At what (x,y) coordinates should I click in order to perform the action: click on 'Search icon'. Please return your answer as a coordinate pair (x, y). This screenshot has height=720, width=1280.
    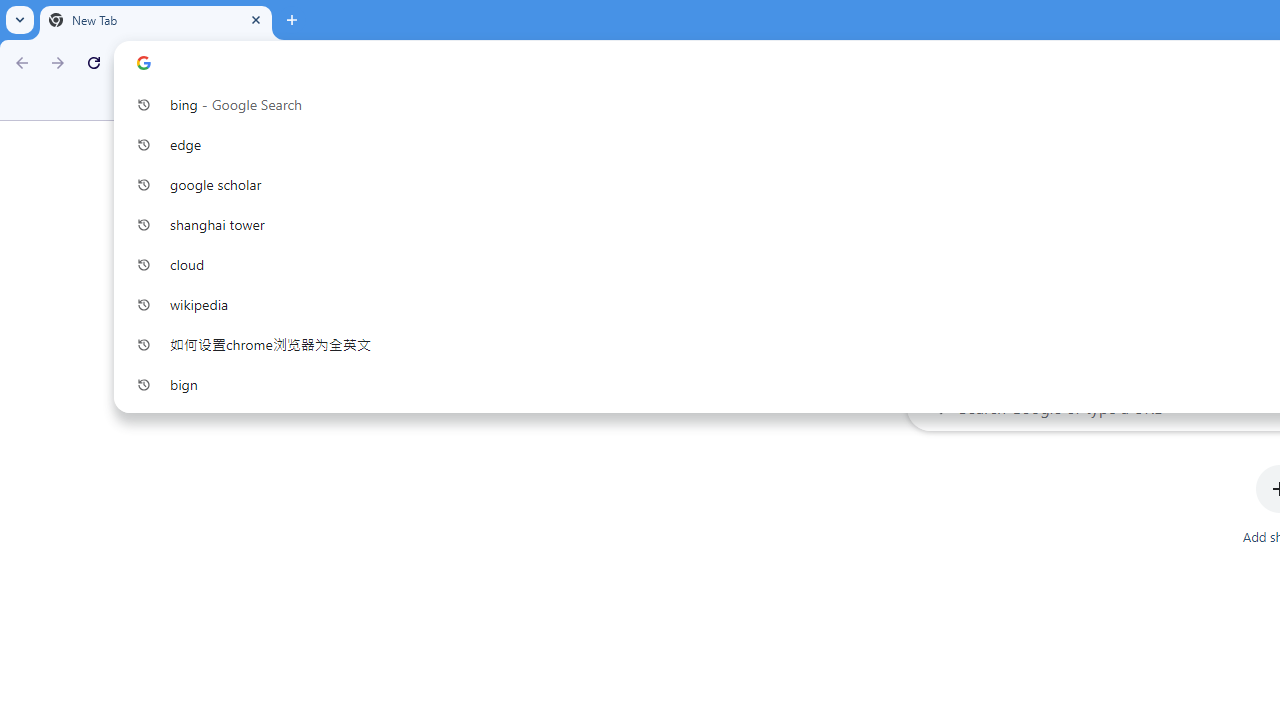
    Looking at the image, I should click on (143, 61).